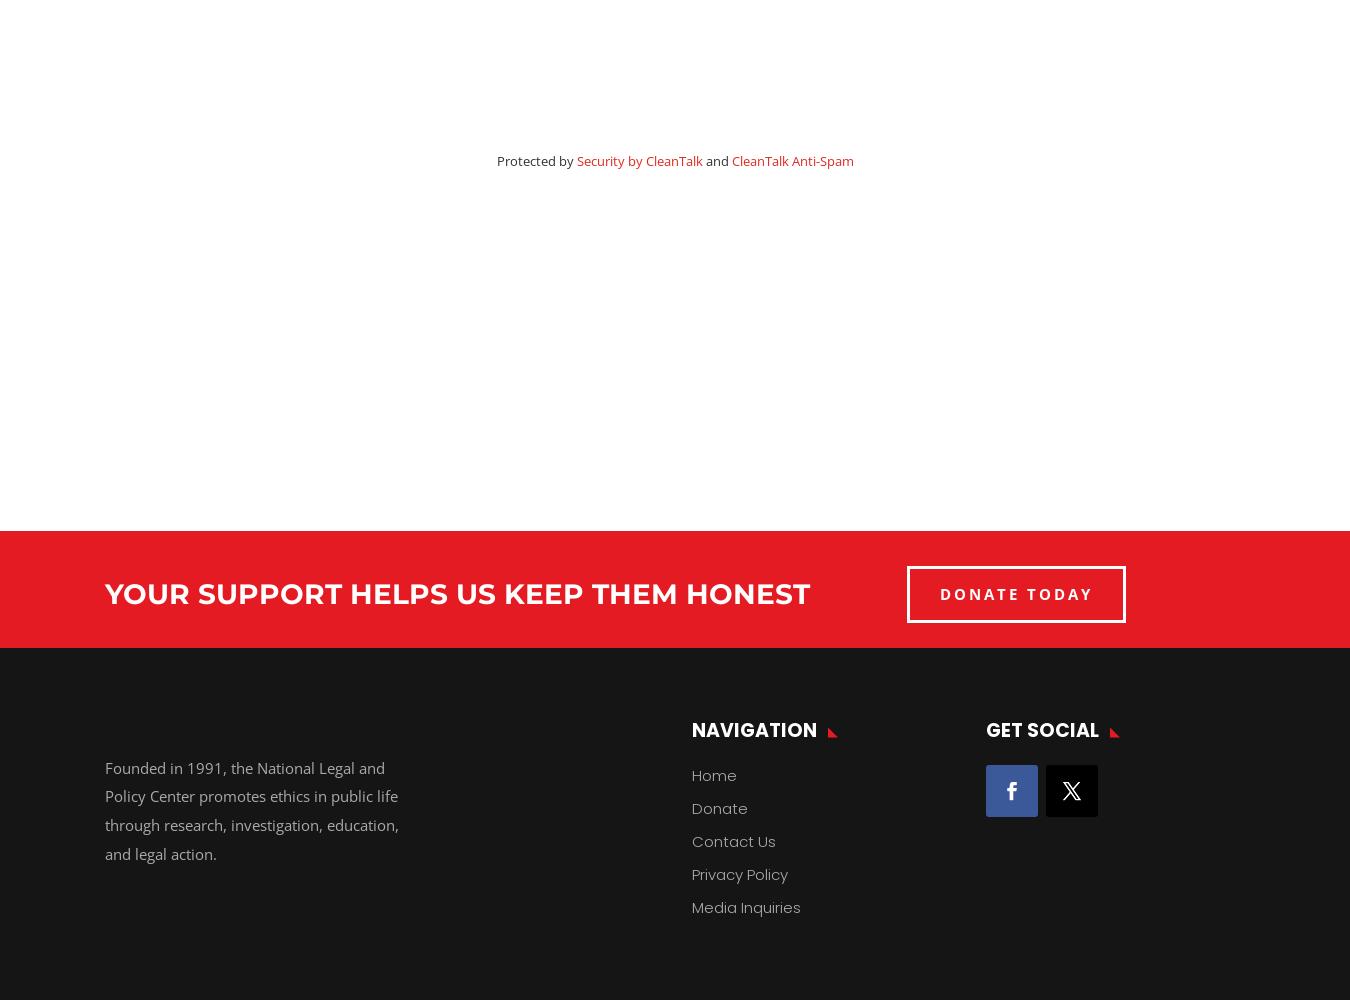 The width and height of the screenshot is (1350, 1000). What do you see at coordinates (534, 161) in the screenshot?
I see `'Protected by'` at bounding box center [534, 161].